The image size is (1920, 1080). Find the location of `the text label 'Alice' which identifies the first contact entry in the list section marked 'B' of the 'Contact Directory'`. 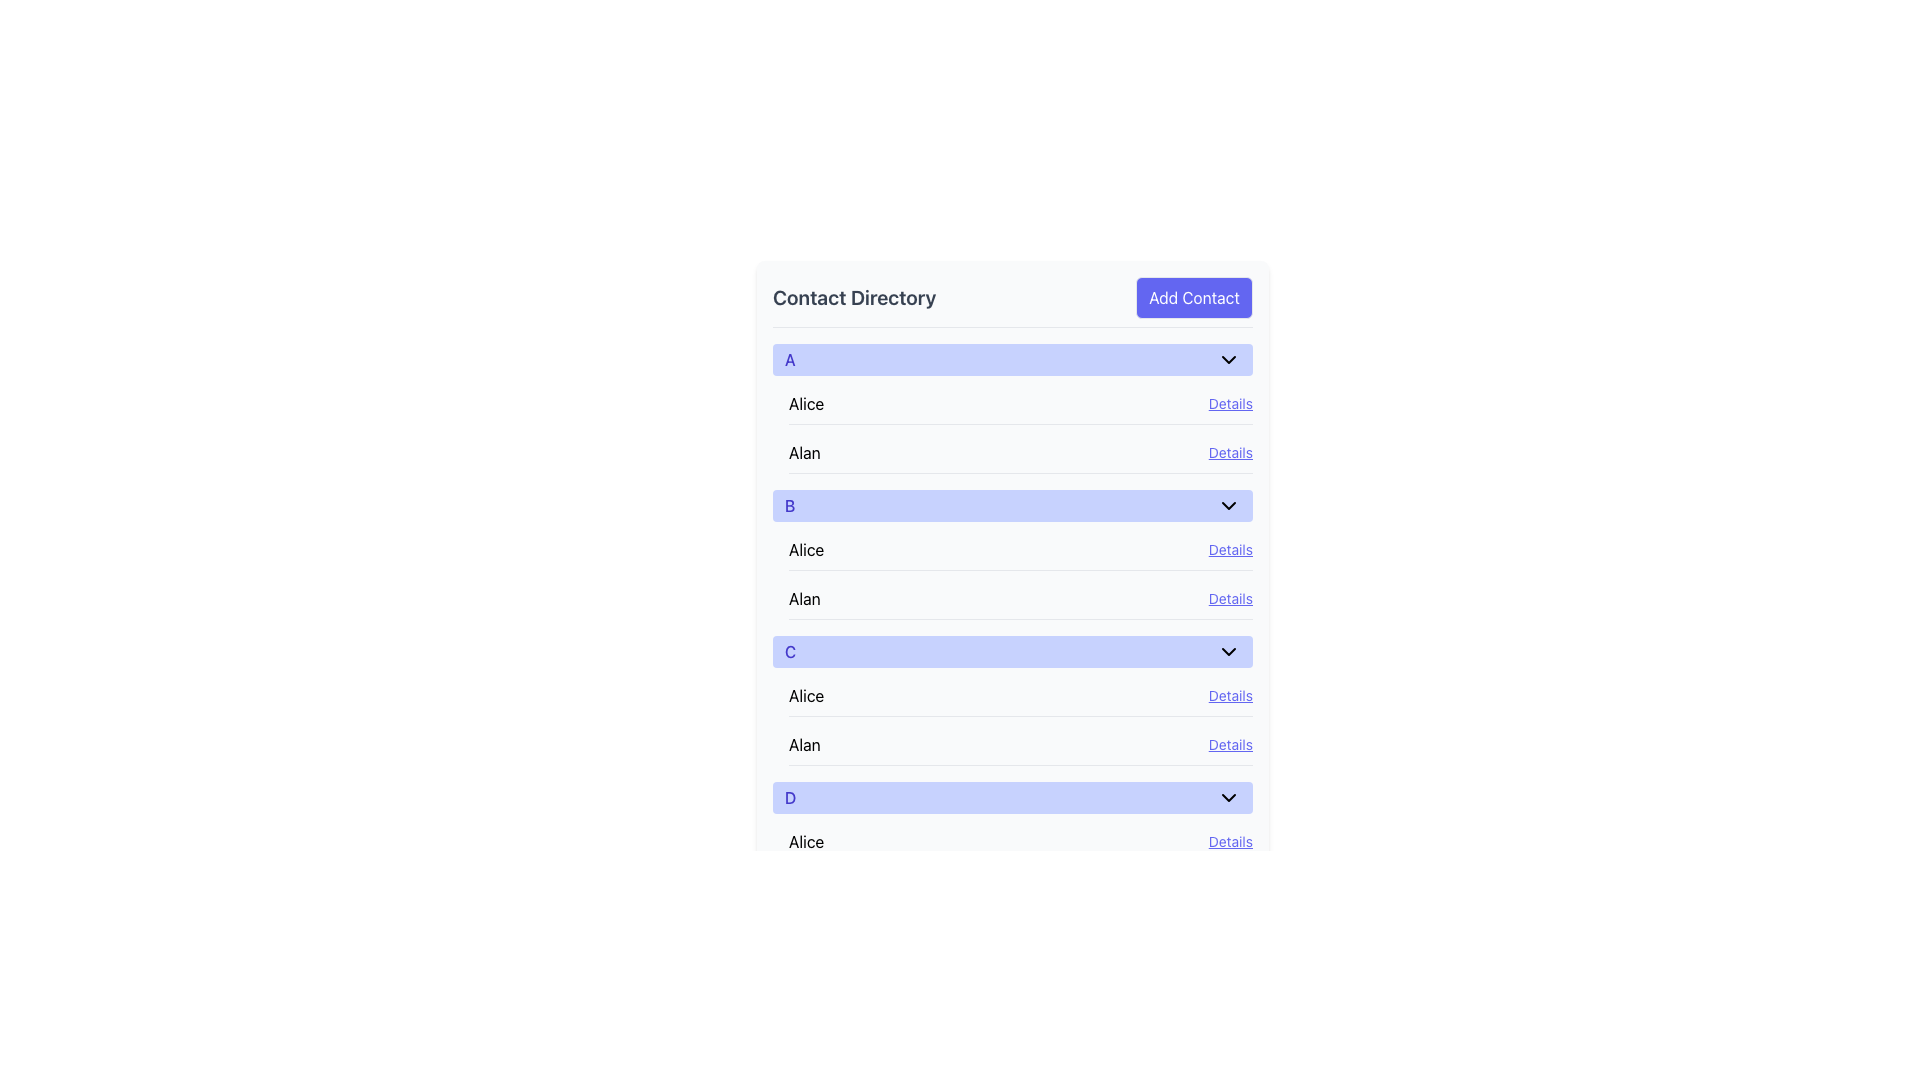

the text label 'Alice' which identifies the first contact entry in the list section marked 'B' of the 'Contact Directory' is located at coordinates (806, 550).